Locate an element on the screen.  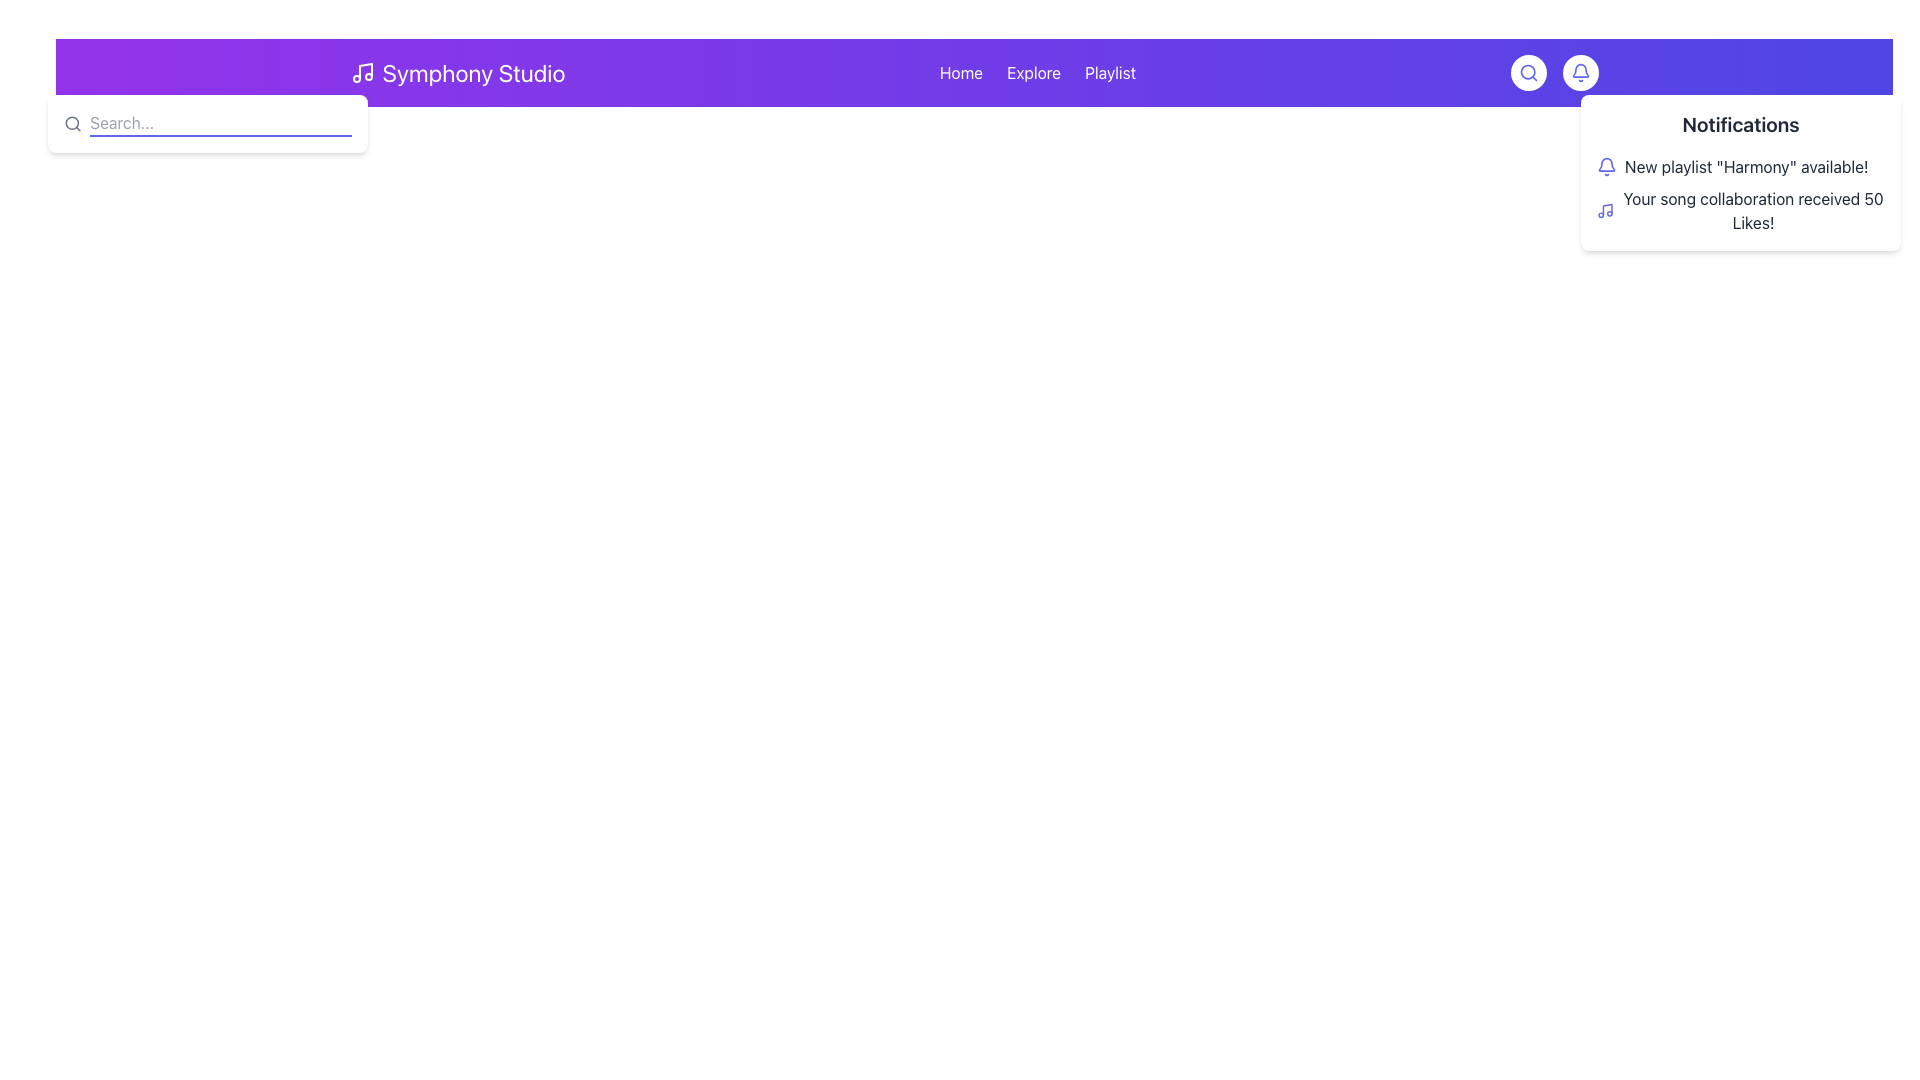
text content of the second notification message about receiving likes on a song collaboration located in the notification dropdown in the top-right corner of the page is located at coordinates (1752, 211).